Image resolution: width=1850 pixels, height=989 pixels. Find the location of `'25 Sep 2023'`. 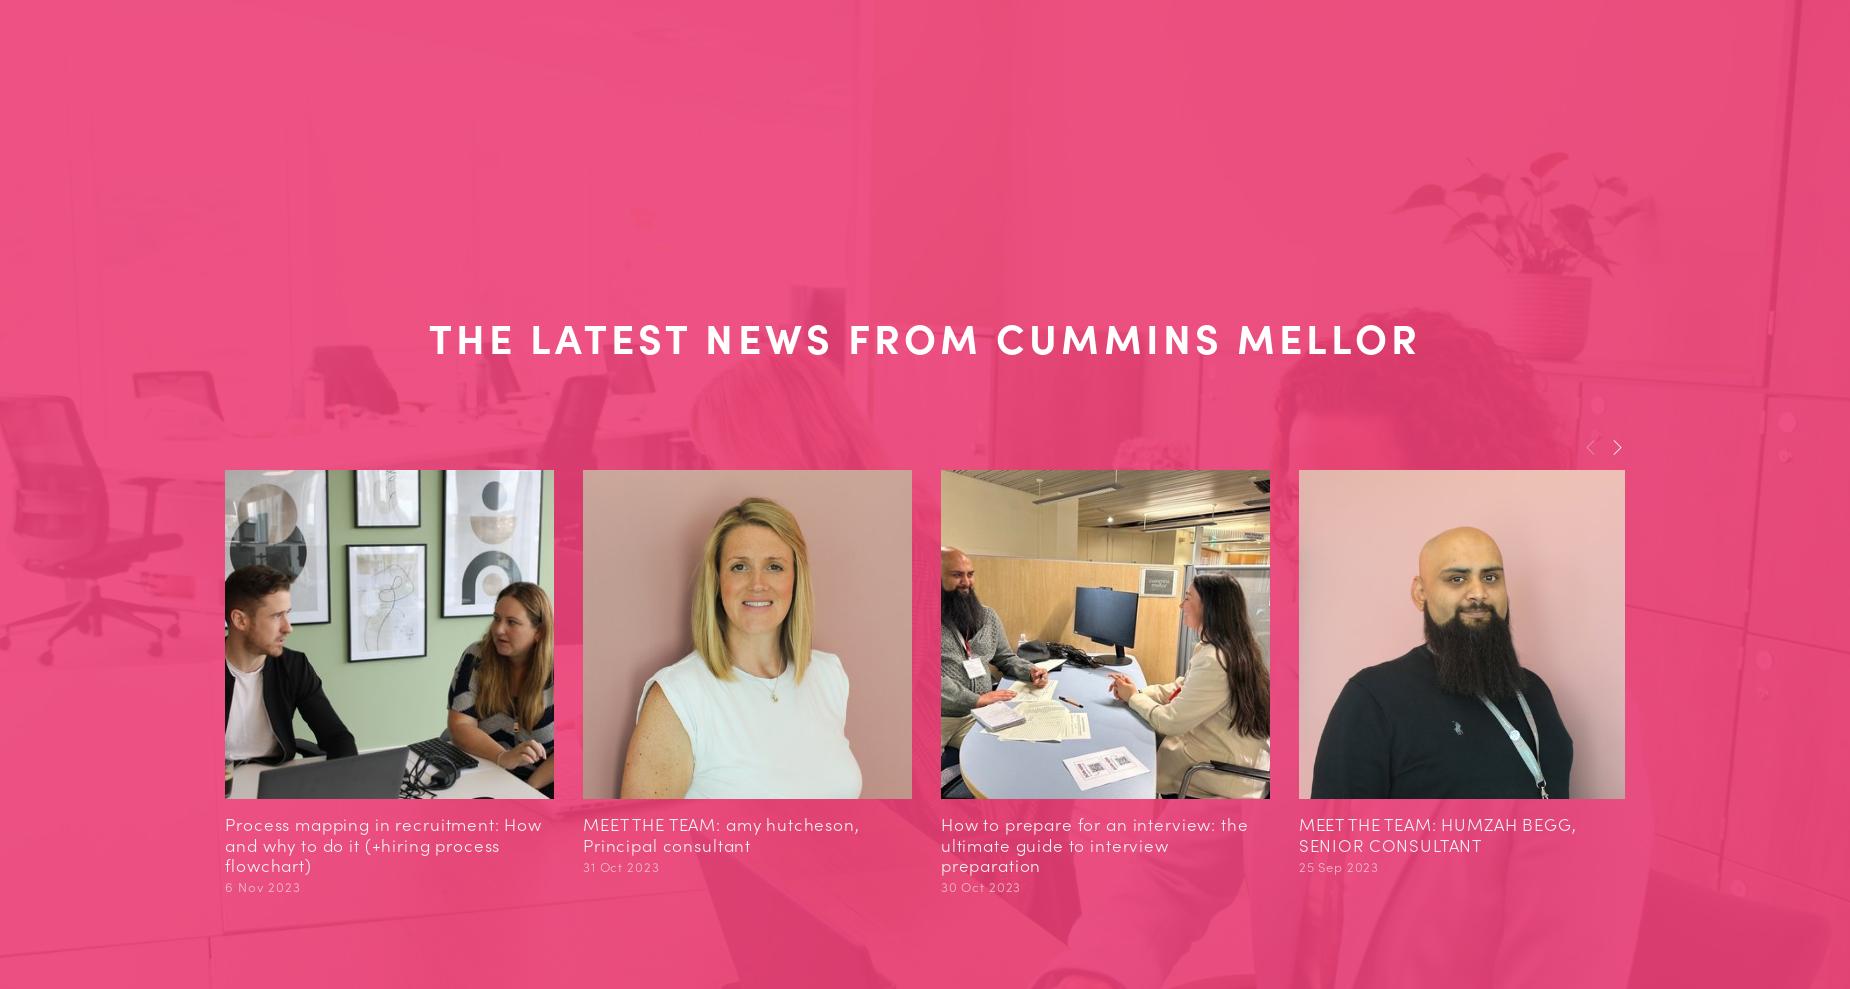

'25 Sep 2023' is located at coordinates (1337, 865).